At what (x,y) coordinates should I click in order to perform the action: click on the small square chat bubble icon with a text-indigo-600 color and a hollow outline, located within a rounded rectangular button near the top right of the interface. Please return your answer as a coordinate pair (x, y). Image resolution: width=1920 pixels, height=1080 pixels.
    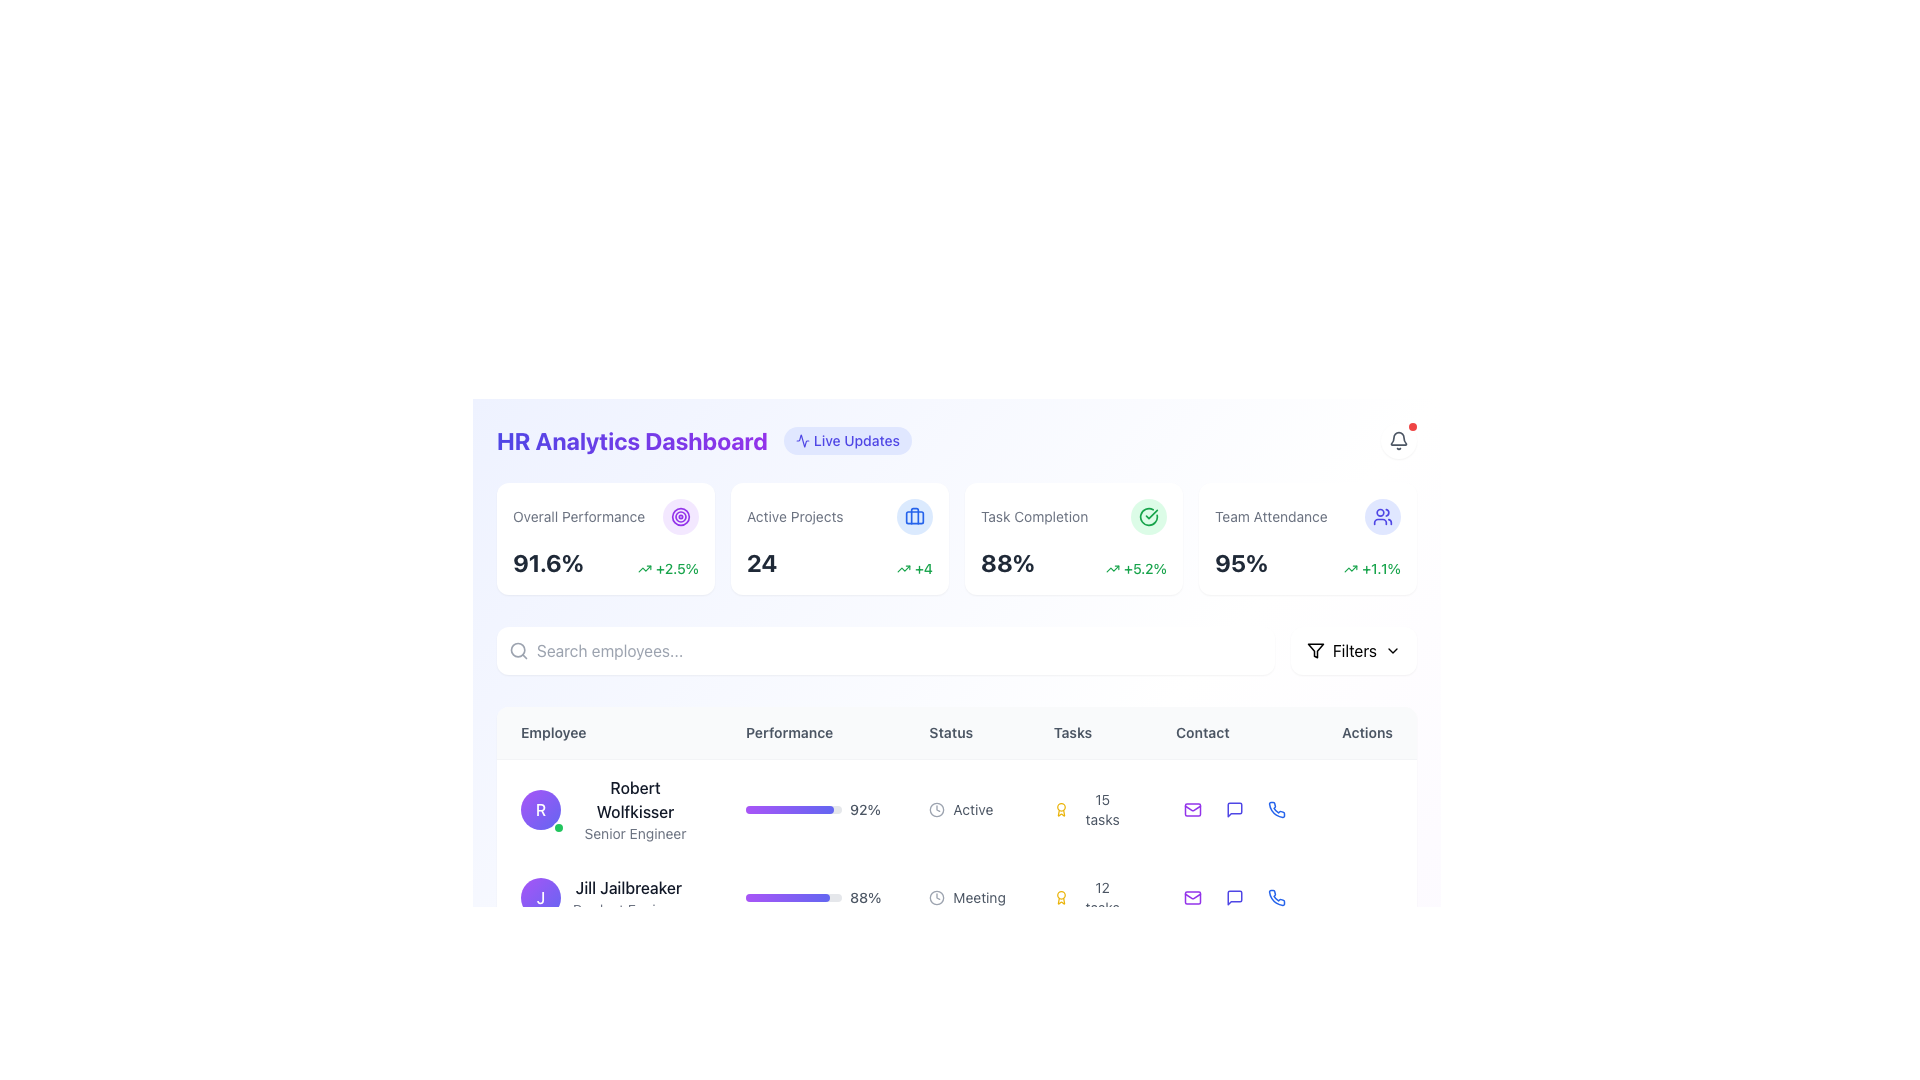
    Looking at the image, I should click on (1234, 810).